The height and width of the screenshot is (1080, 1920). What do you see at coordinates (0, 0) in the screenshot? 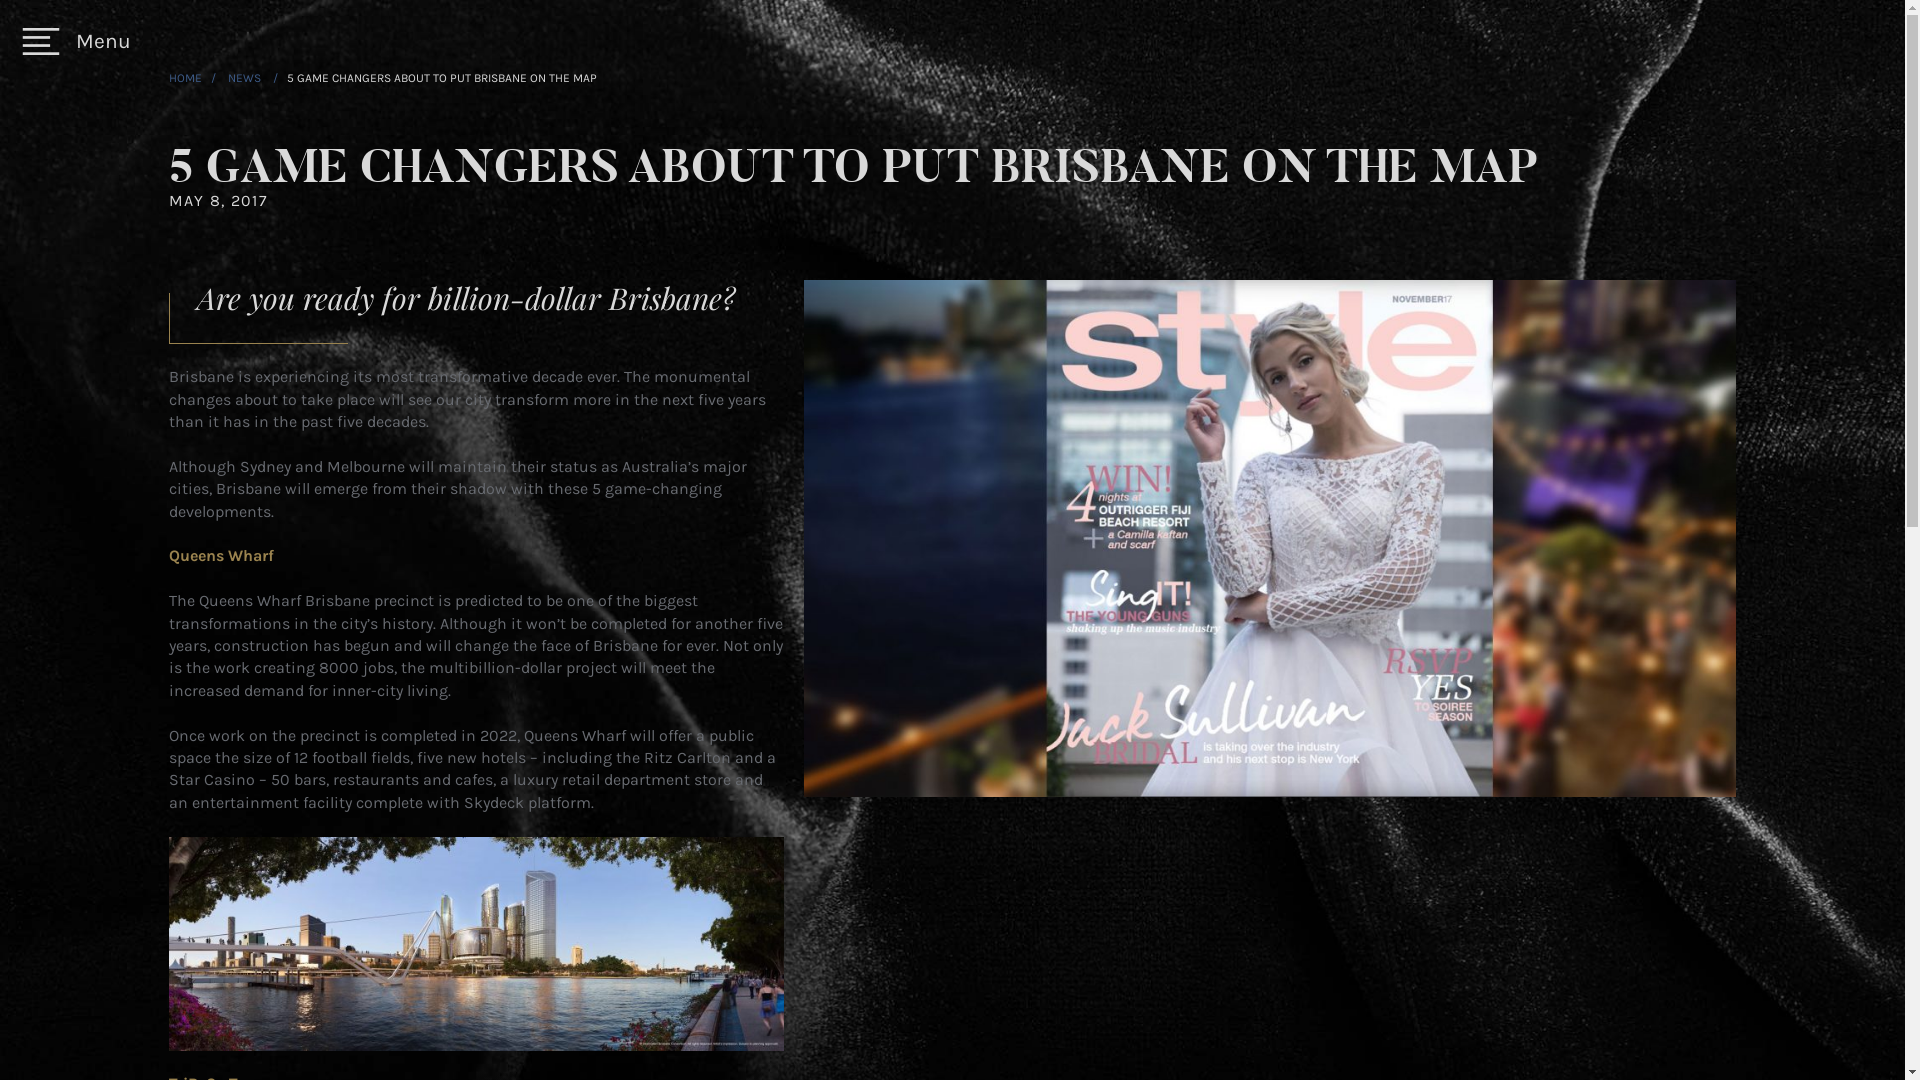
I see `'Skip to primary navigation'` at bounding box center [0, 0].